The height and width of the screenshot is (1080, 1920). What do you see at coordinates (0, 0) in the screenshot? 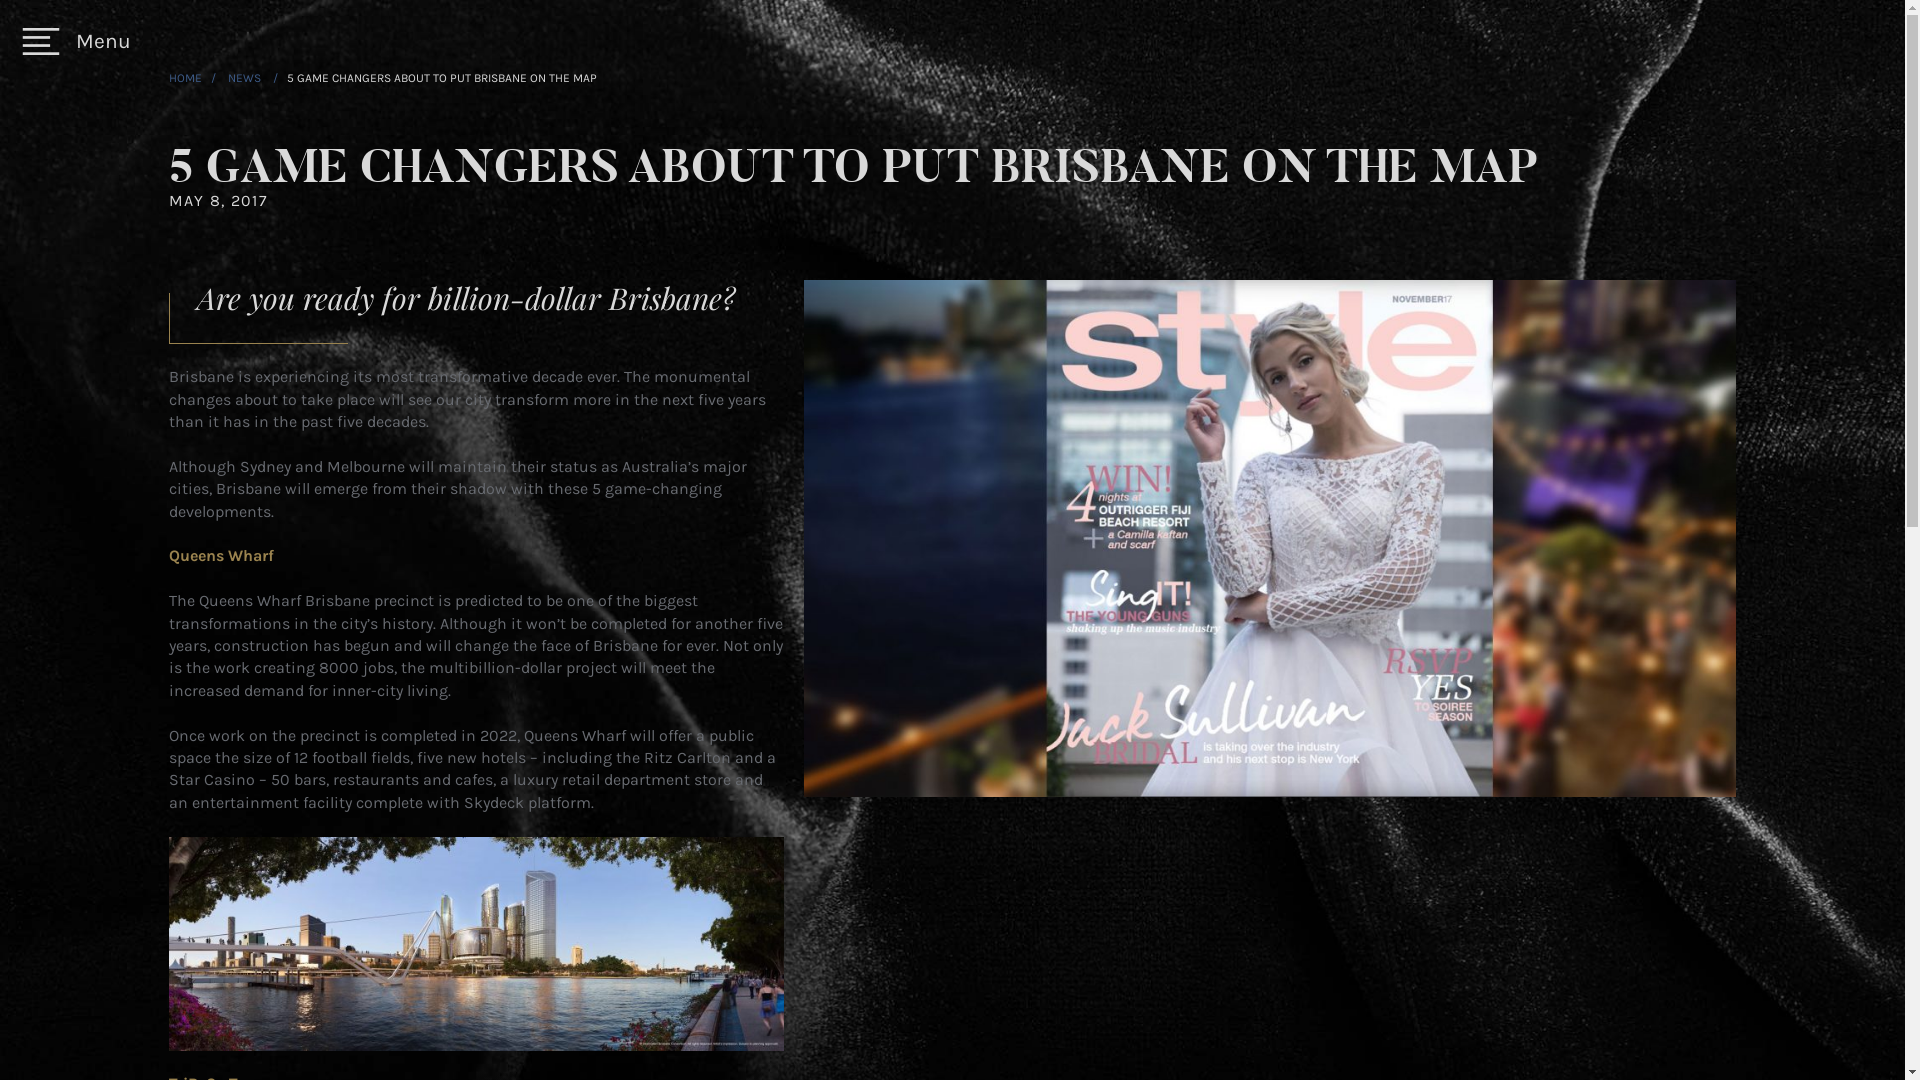
I see `'Skip to primary navigation'` at bounding box center [0, 0].